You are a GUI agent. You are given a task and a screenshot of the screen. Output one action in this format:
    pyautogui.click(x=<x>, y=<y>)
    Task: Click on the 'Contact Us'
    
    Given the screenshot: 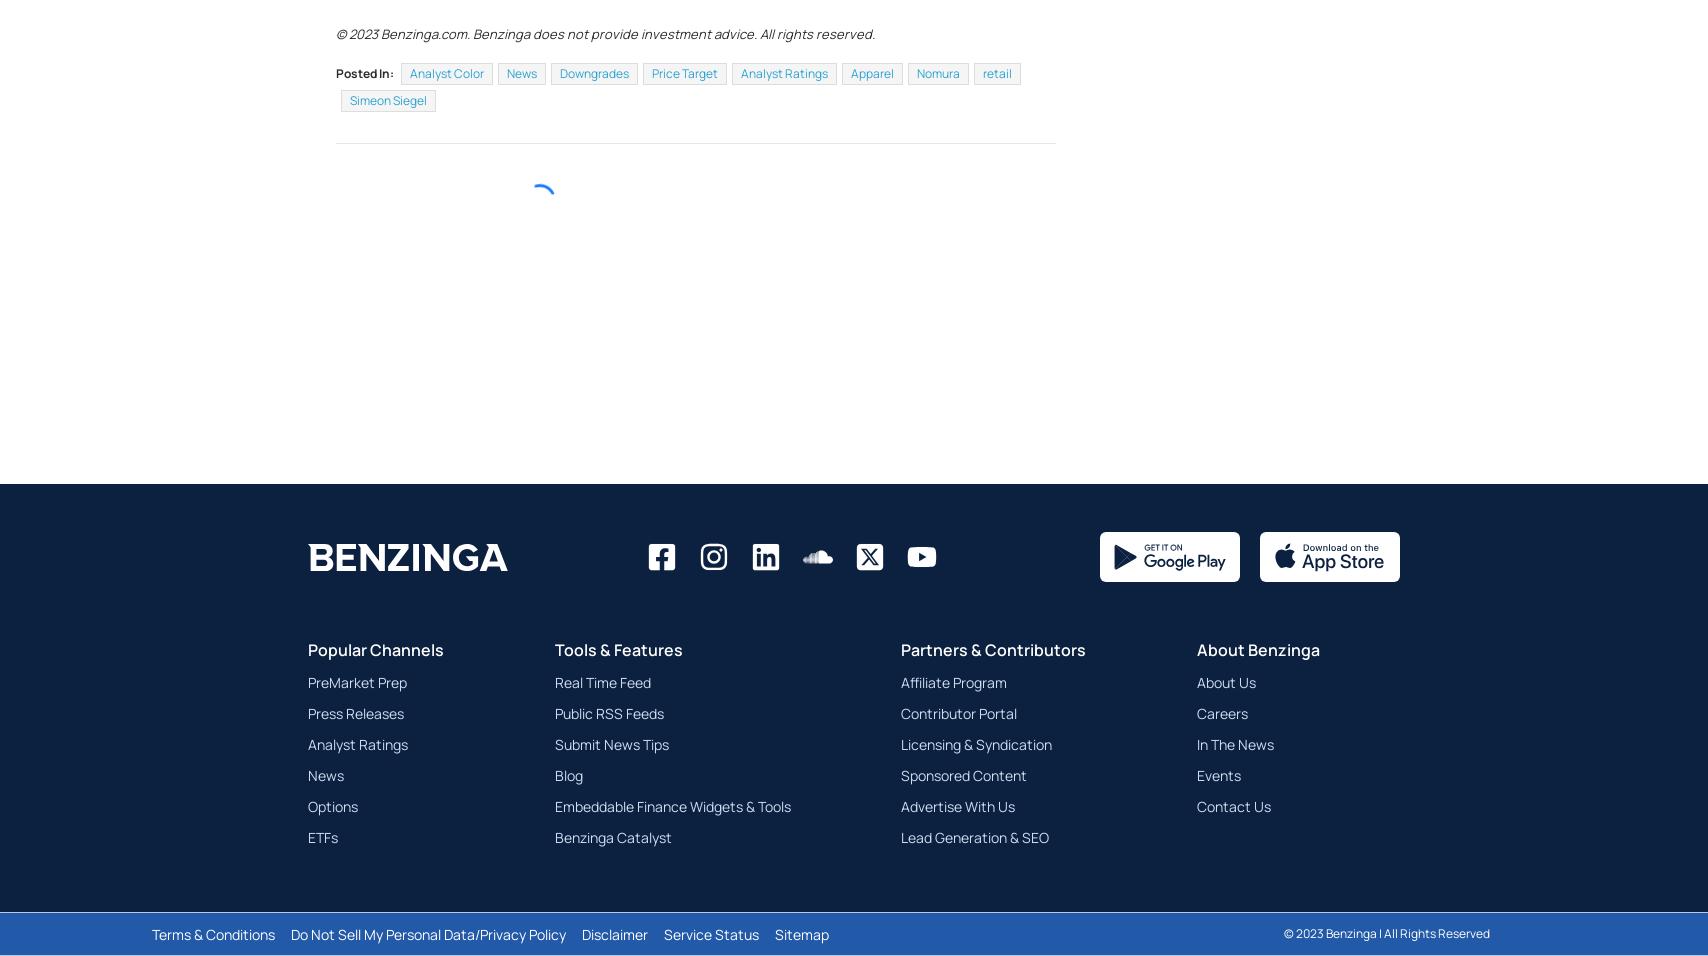 What is the action you would take?
    pyautogui.click(x=1195, y=854)
    